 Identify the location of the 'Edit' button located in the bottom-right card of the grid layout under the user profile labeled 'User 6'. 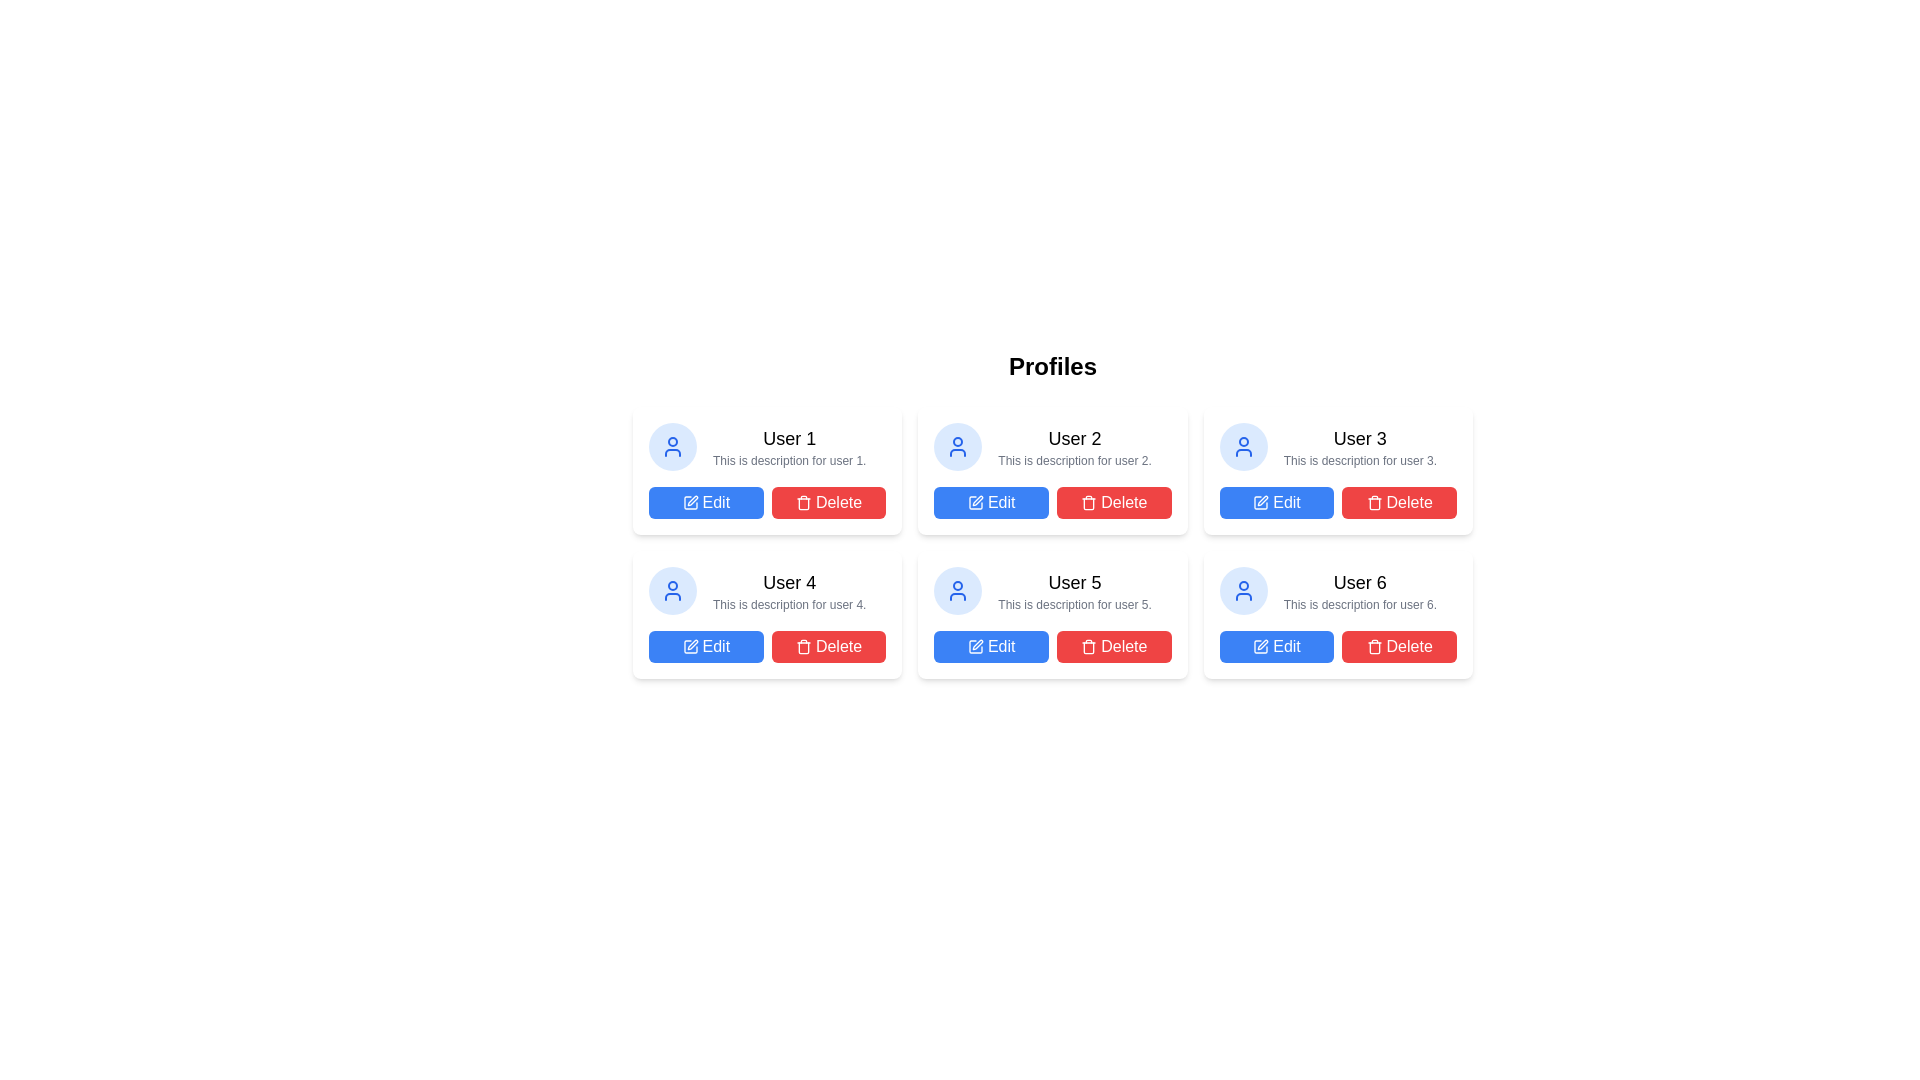
(1275, 647).